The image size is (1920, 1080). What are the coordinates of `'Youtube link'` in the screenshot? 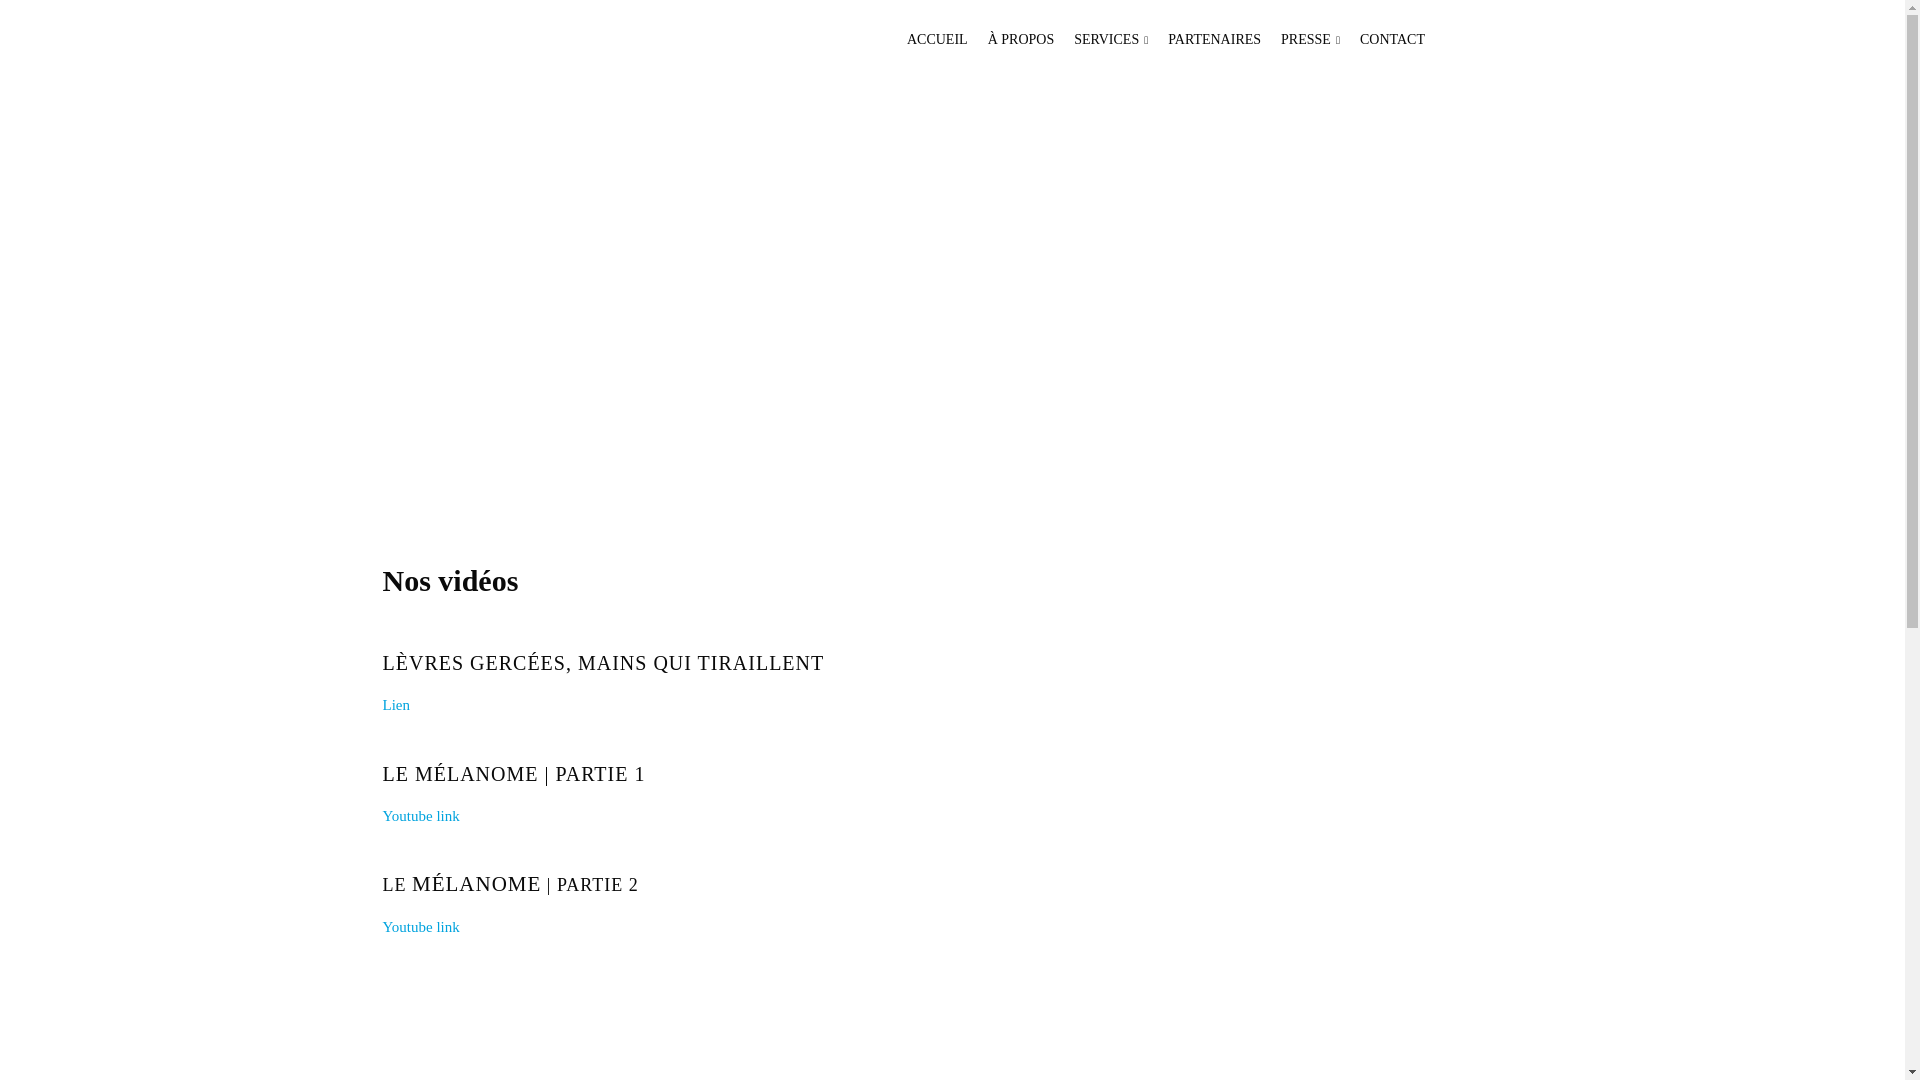 It's located at (382, 816).